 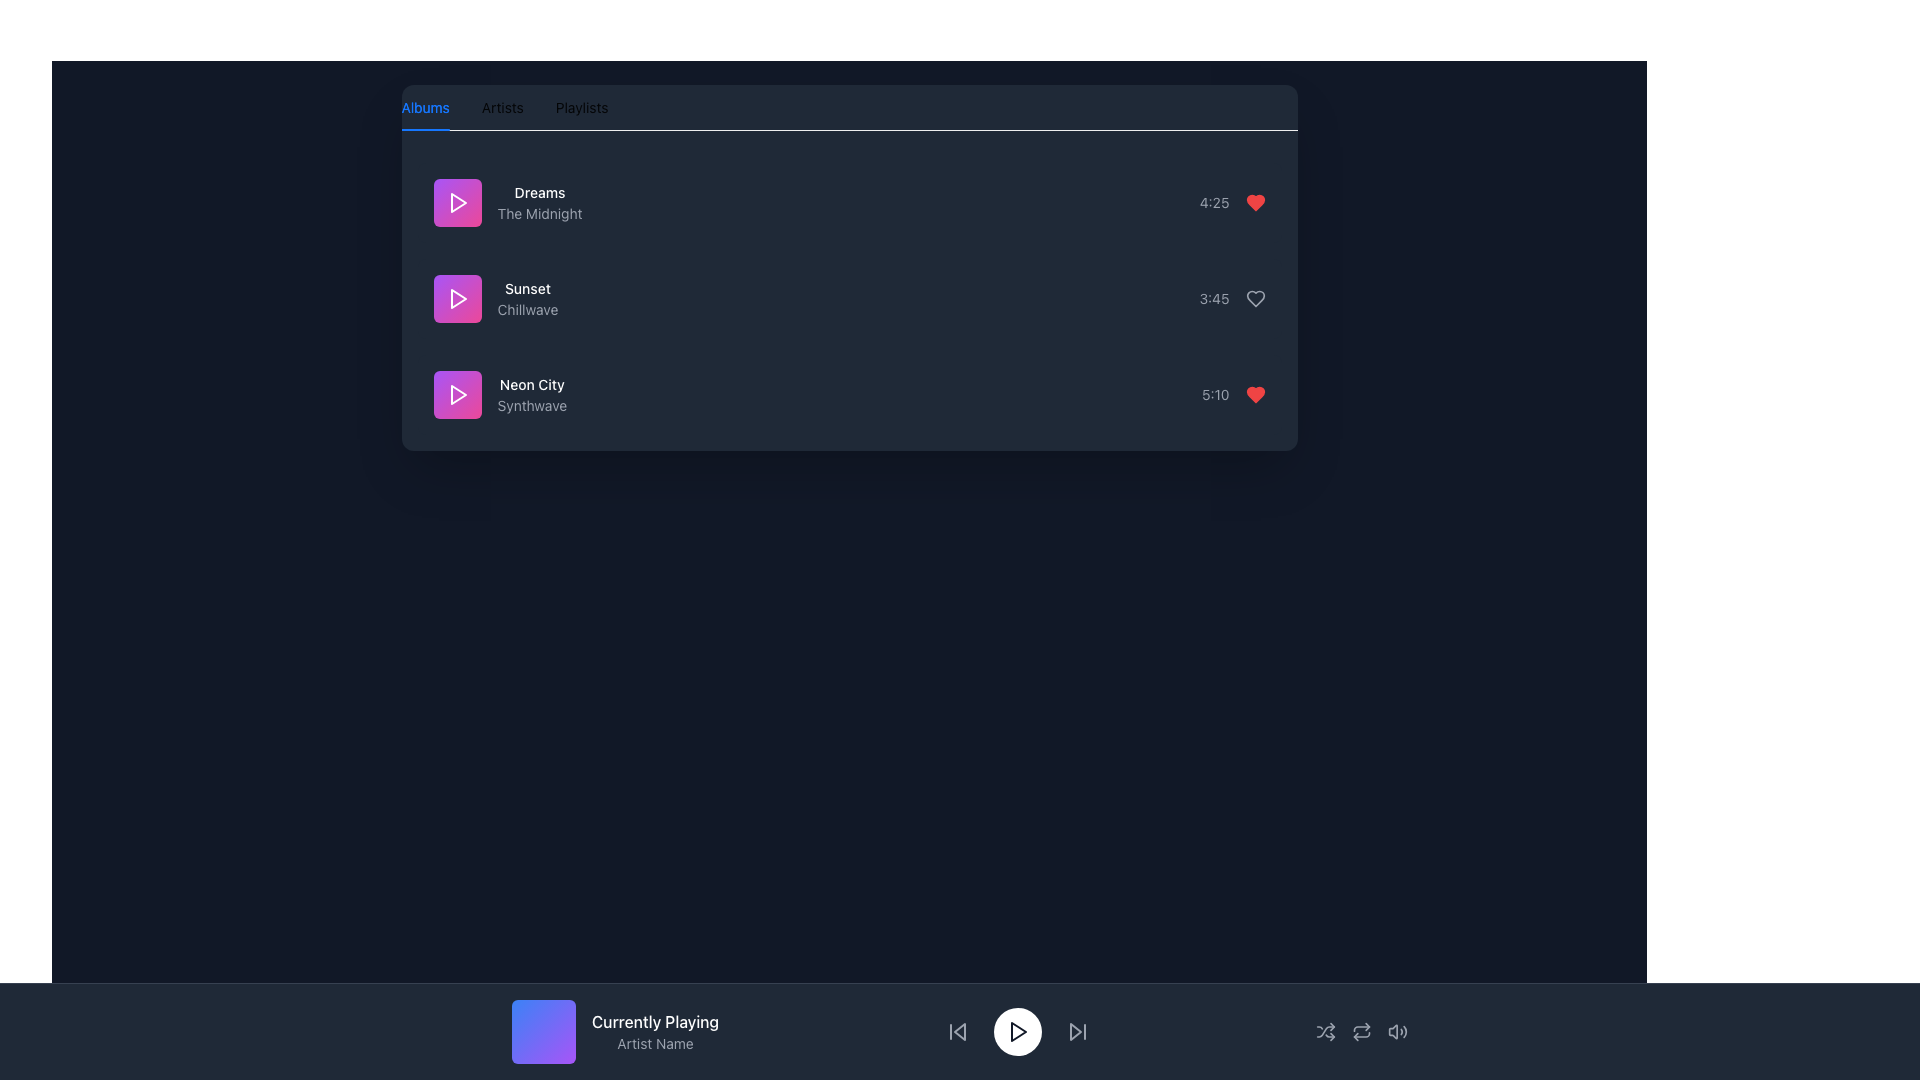 What do you see at coordinates (456, 299) in the screenshot?
I see `the play button icon located in the second item of a vertically arranged list, which is centered within a purple-pink gradient background to the left of the 'Sunset' text label` at bounding box center [456, 299].